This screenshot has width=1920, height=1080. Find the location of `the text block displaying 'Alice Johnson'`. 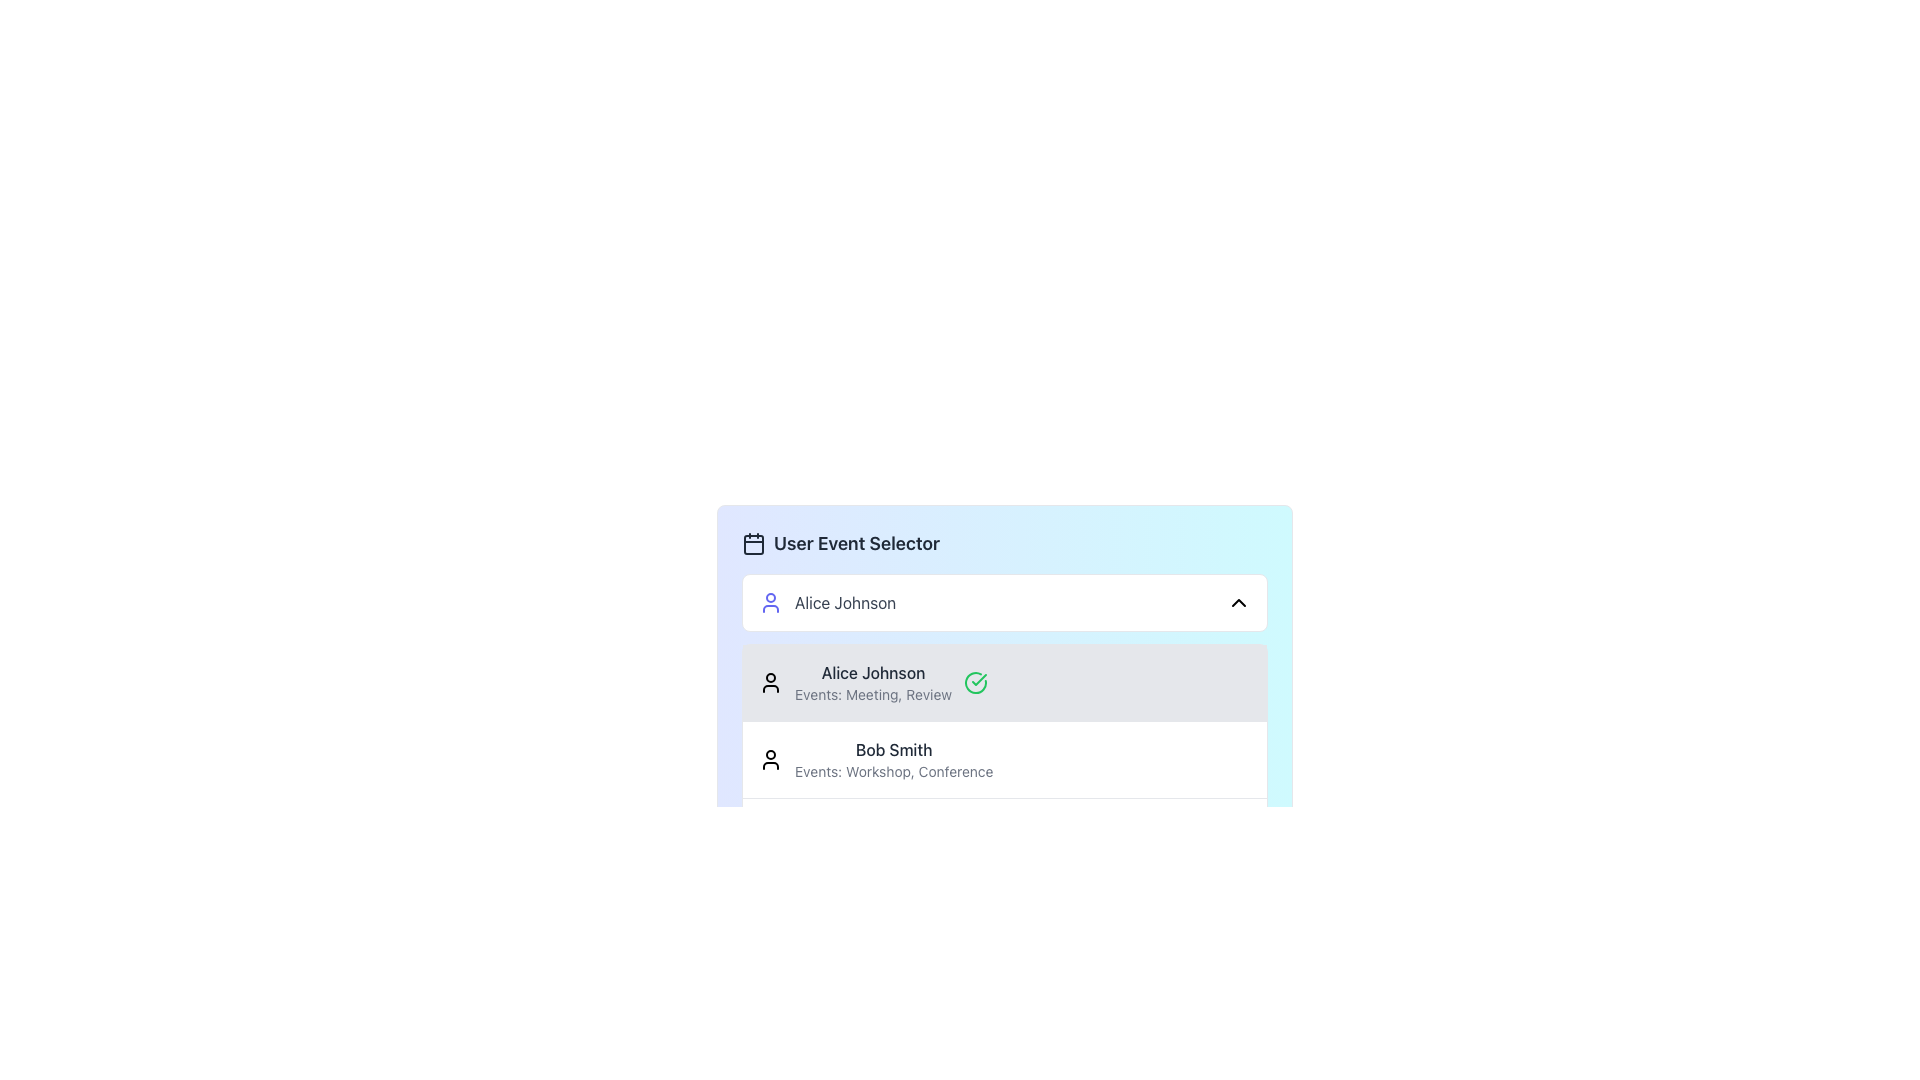

the text block displaying 'Alice Johnson' is located at coordinates (873, 681).